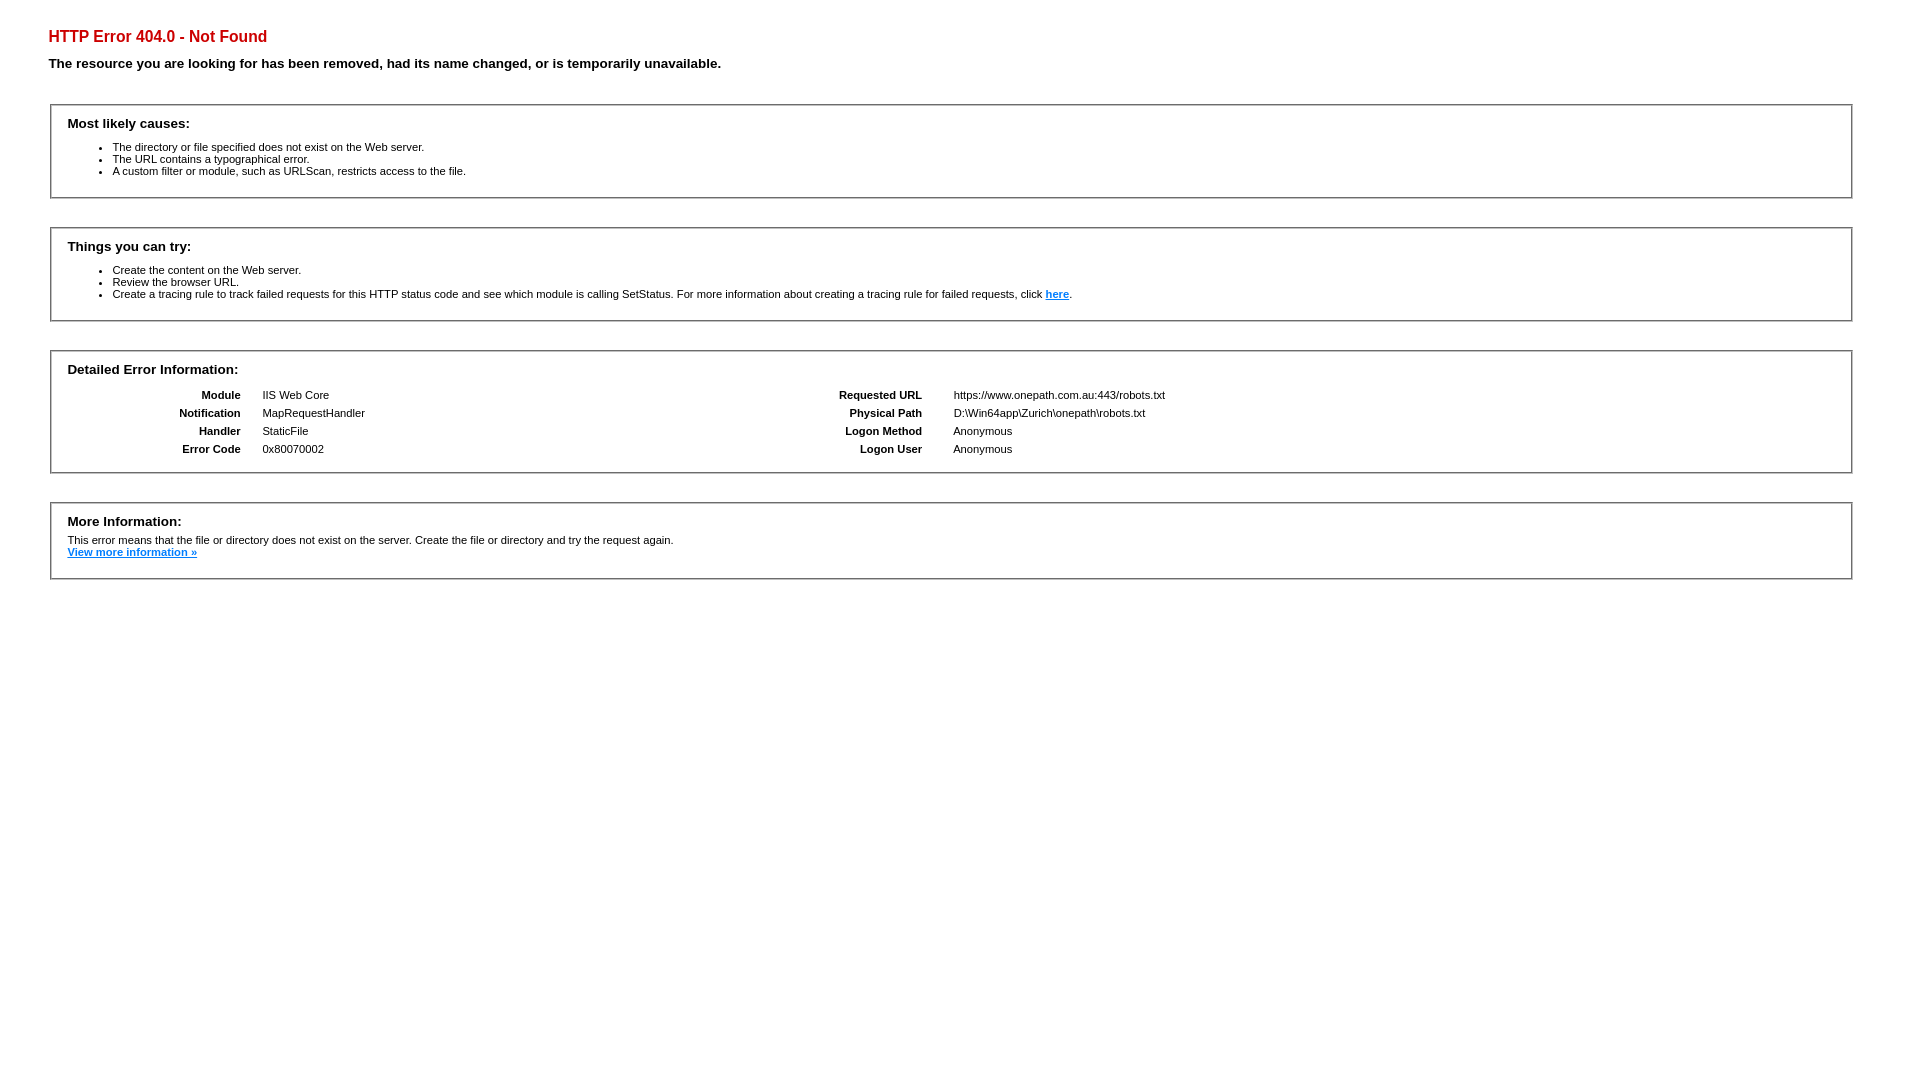  I want to click on 'here', so click(1045, 293).